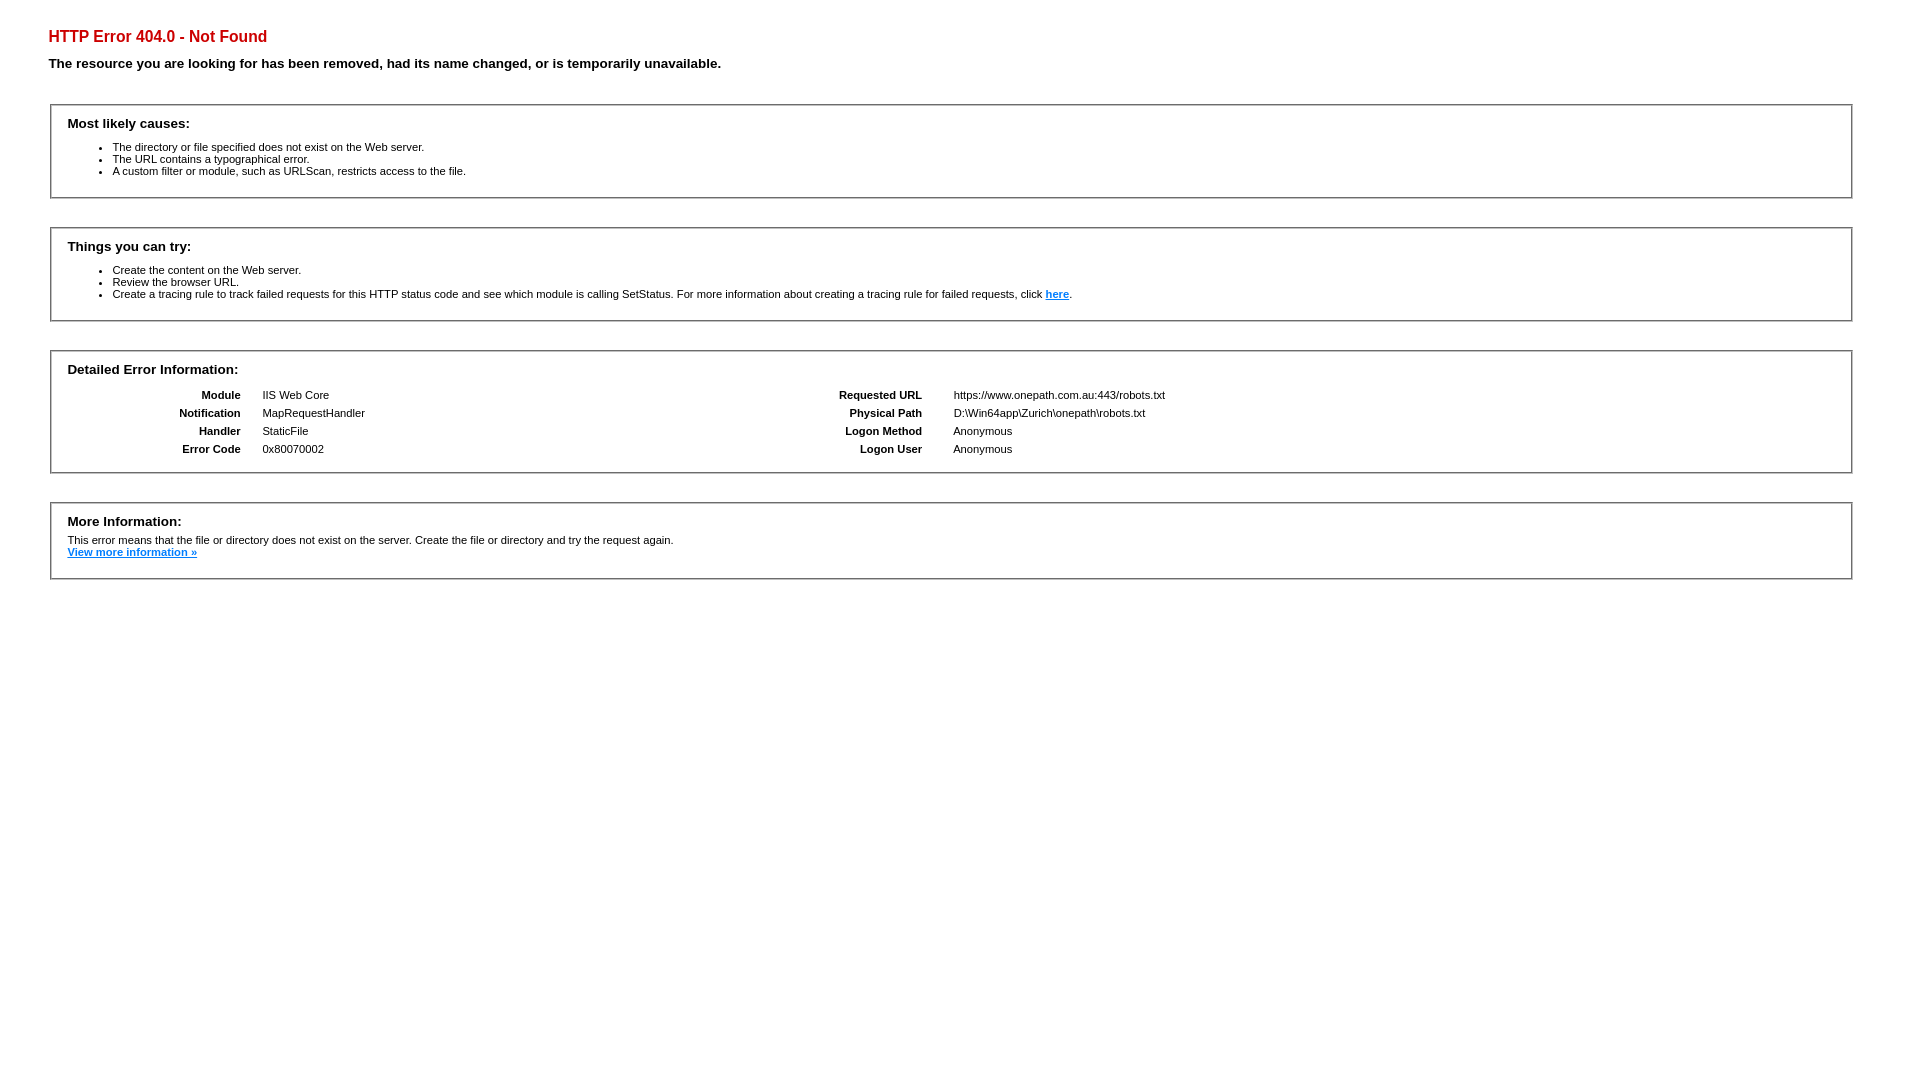  I want to click on 'here', so click(1045, 293).